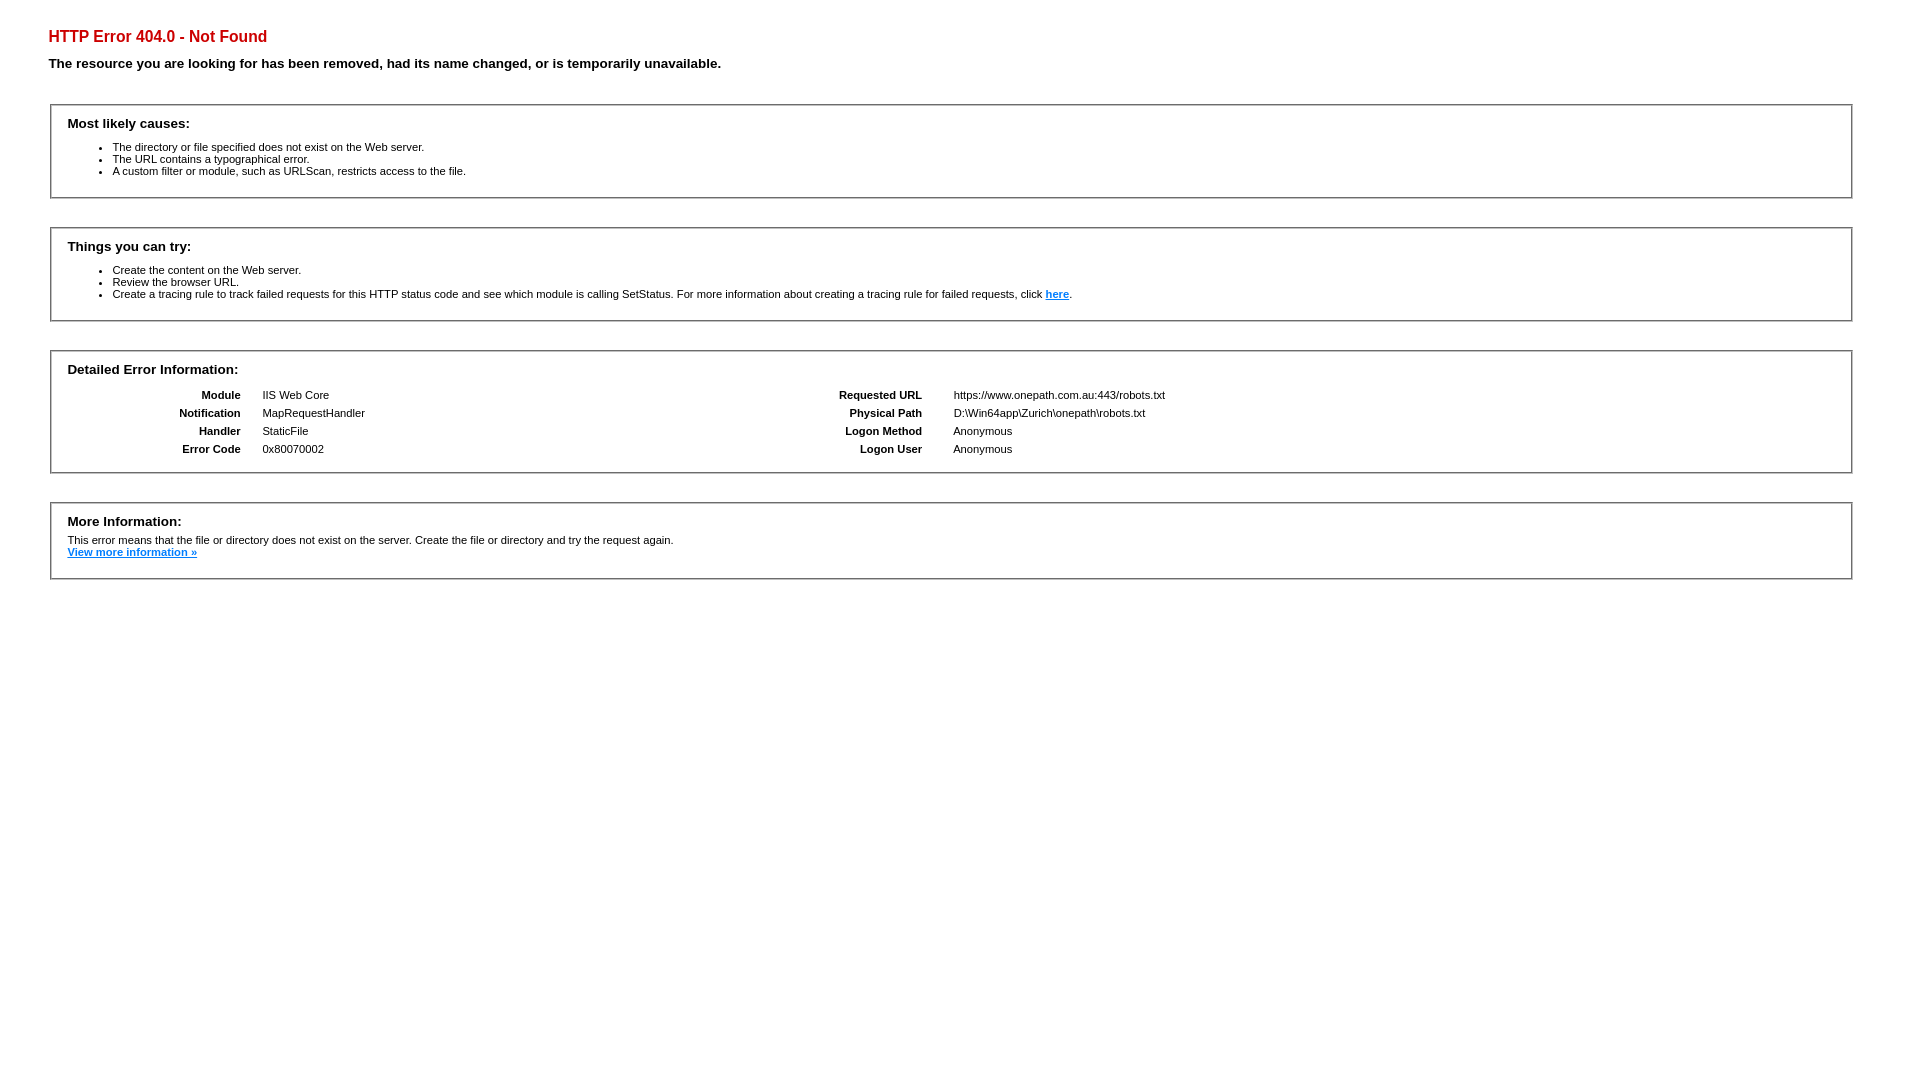  I want to click on 'here', so click(1045, 293).